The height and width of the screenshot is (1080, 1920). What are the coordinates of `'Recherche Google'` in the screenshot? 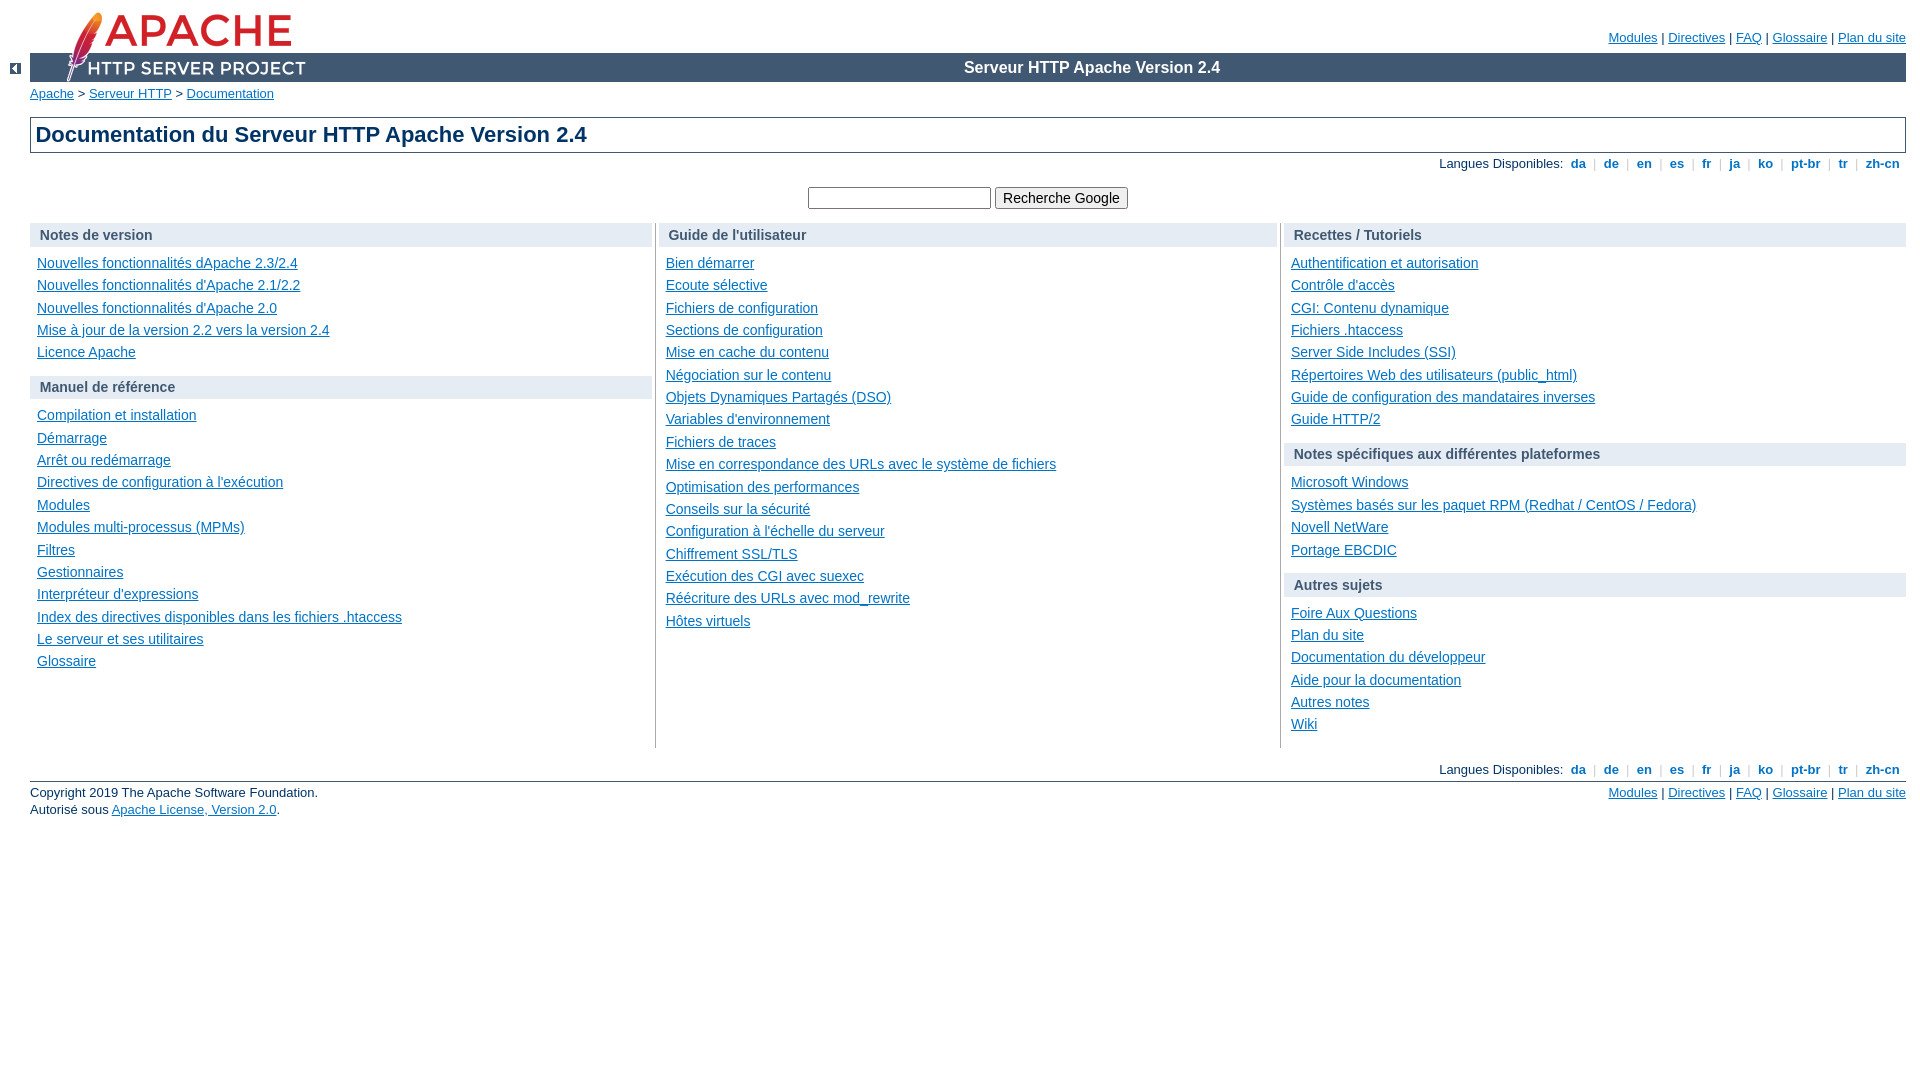 It's located at (994, 197).